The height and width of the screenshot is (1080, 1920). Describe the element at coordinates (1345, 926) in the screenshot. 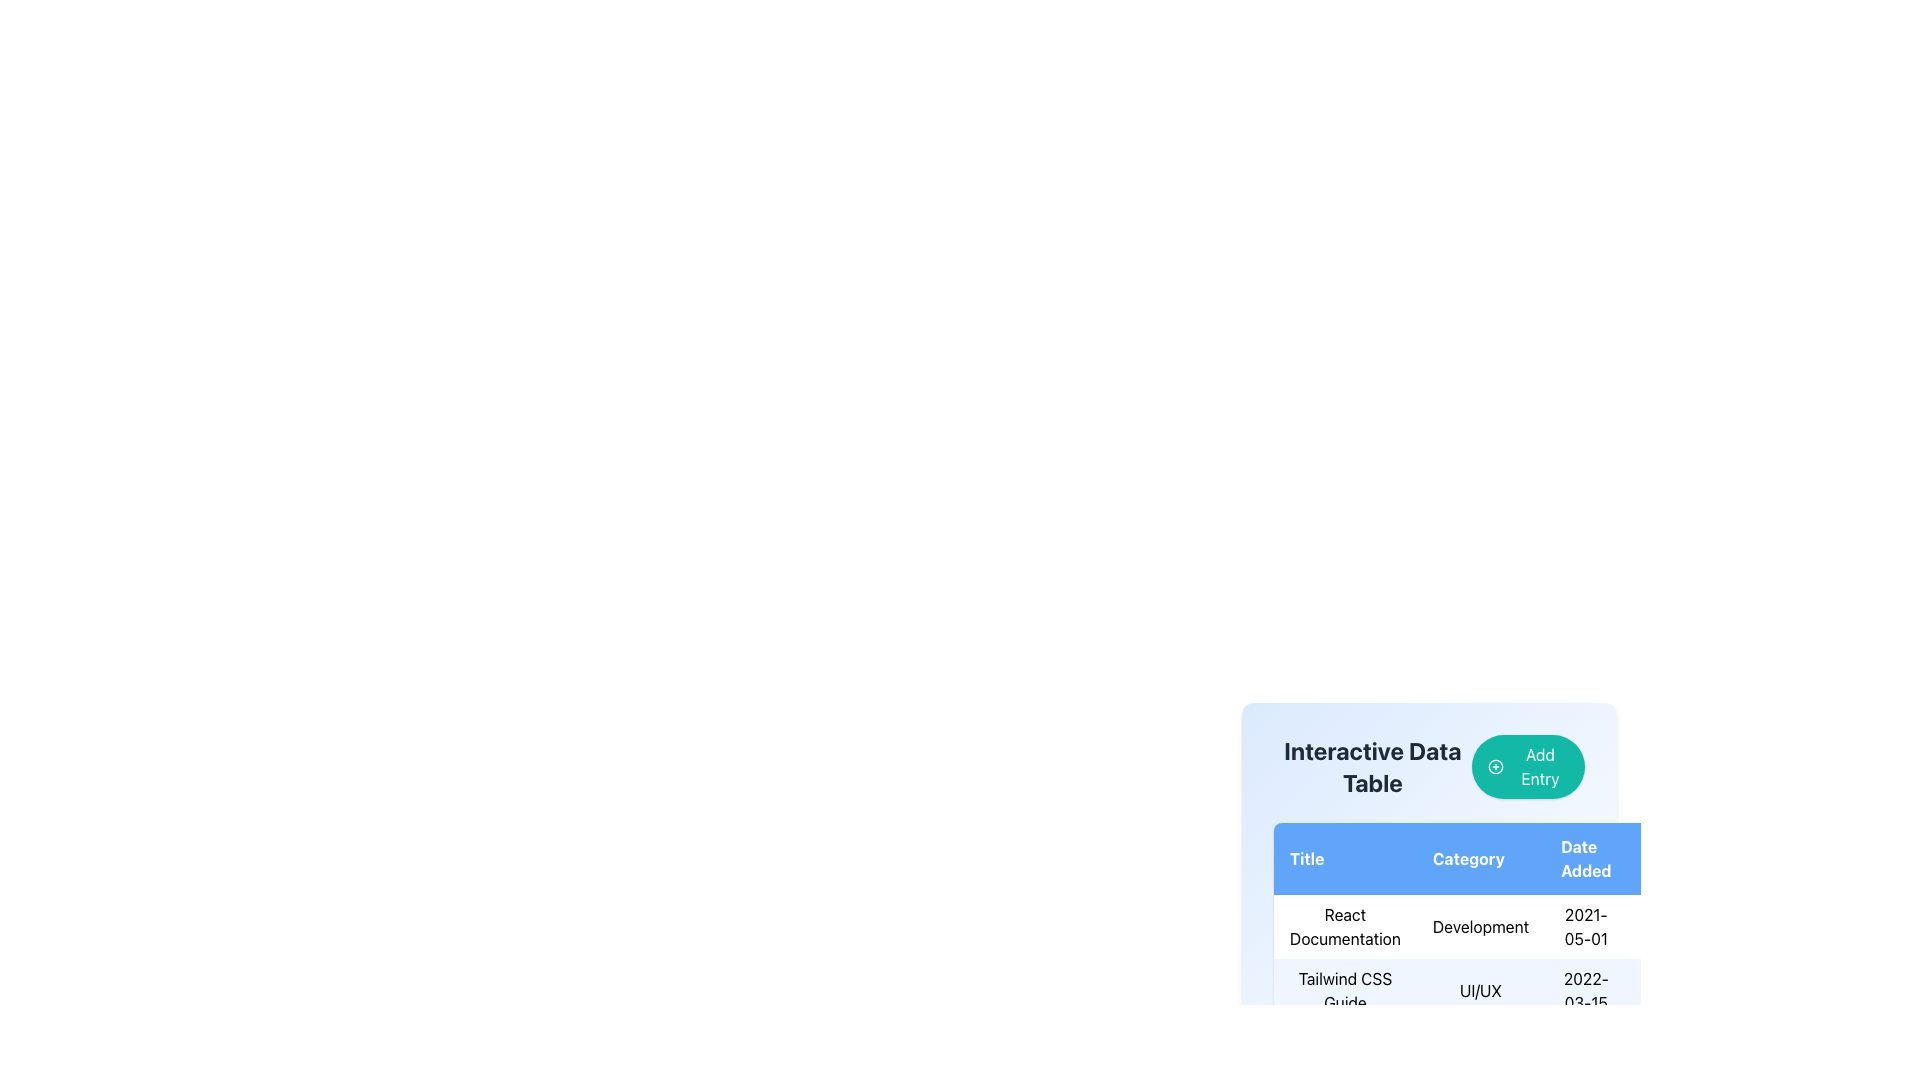

I see `the non-interactive text element that conveys the title of the first row entry under the 'Title' column in the table layout, located to the left of 'Development' and above 'Tailwind CSS Guide'` at that location.